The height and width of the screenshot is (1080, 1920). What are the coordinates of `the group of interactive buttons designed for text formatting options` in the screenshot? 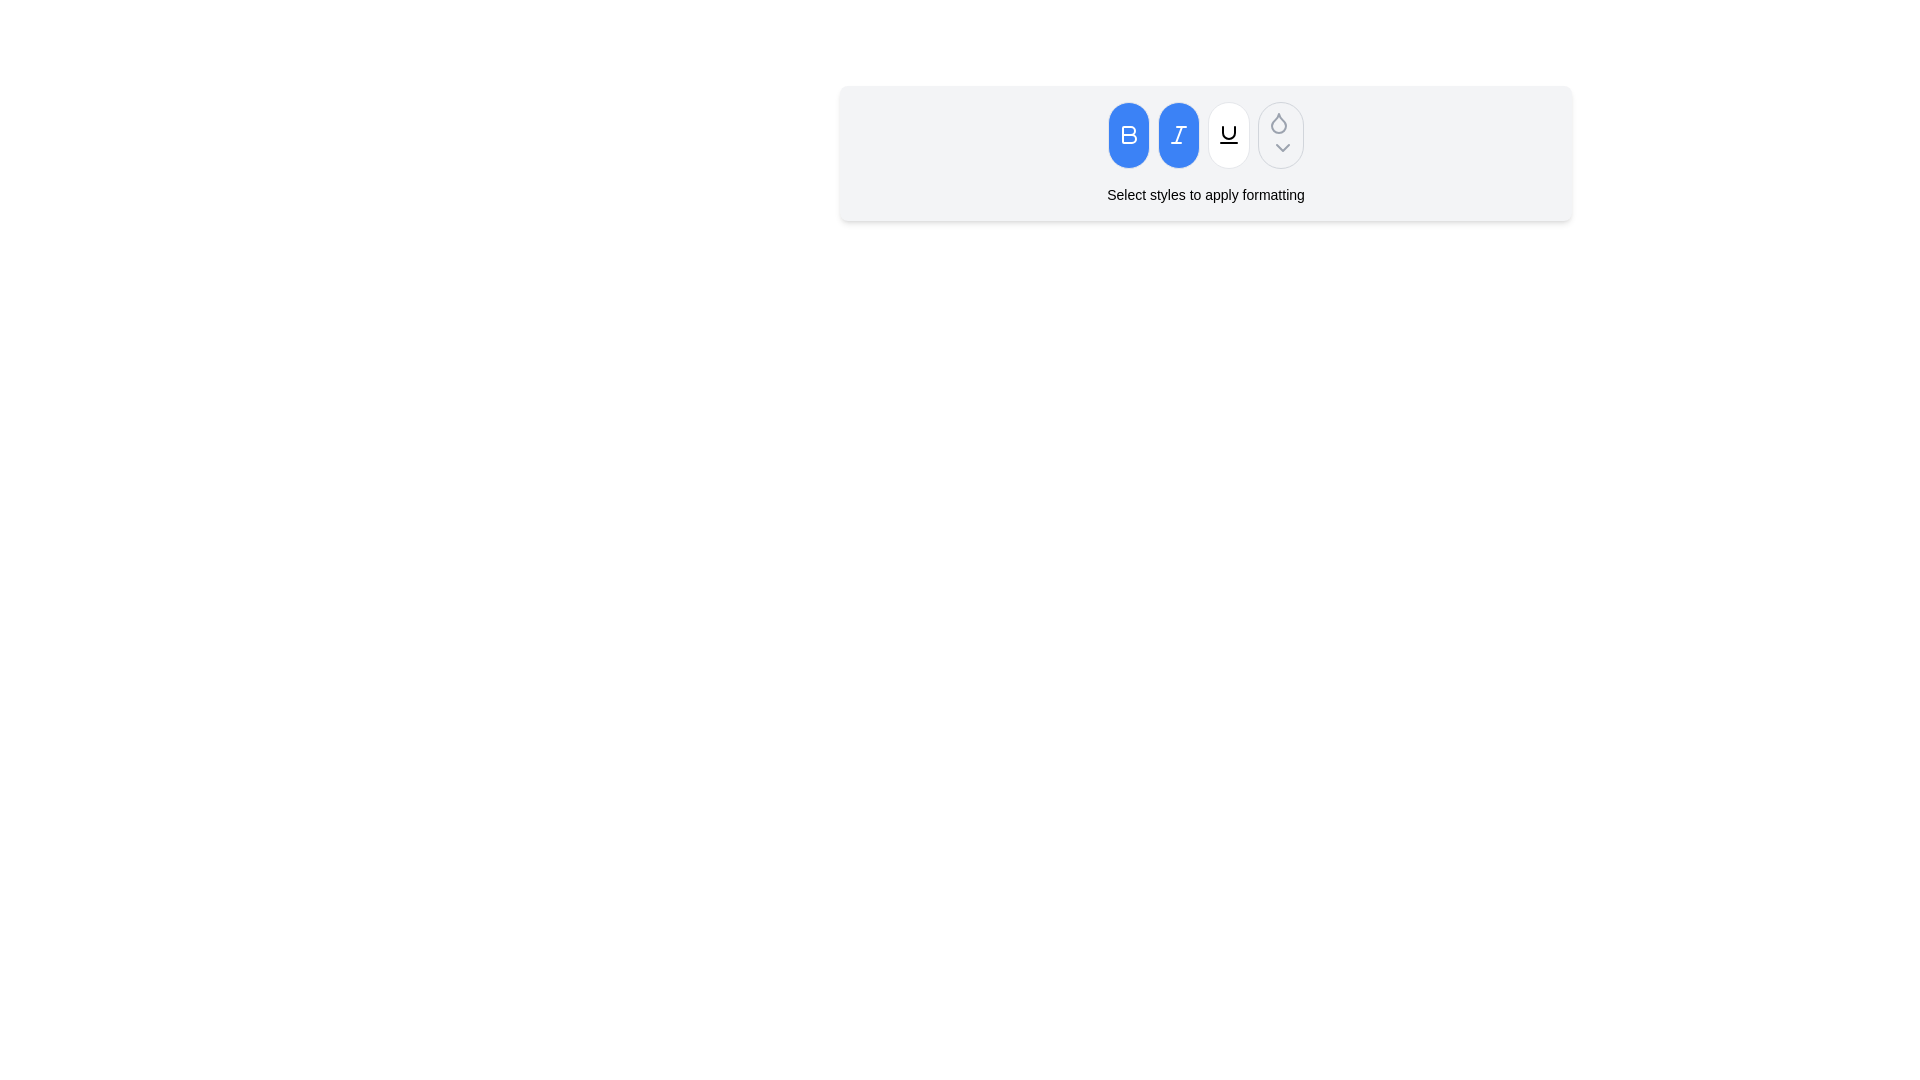 It's located at (1204, 135).